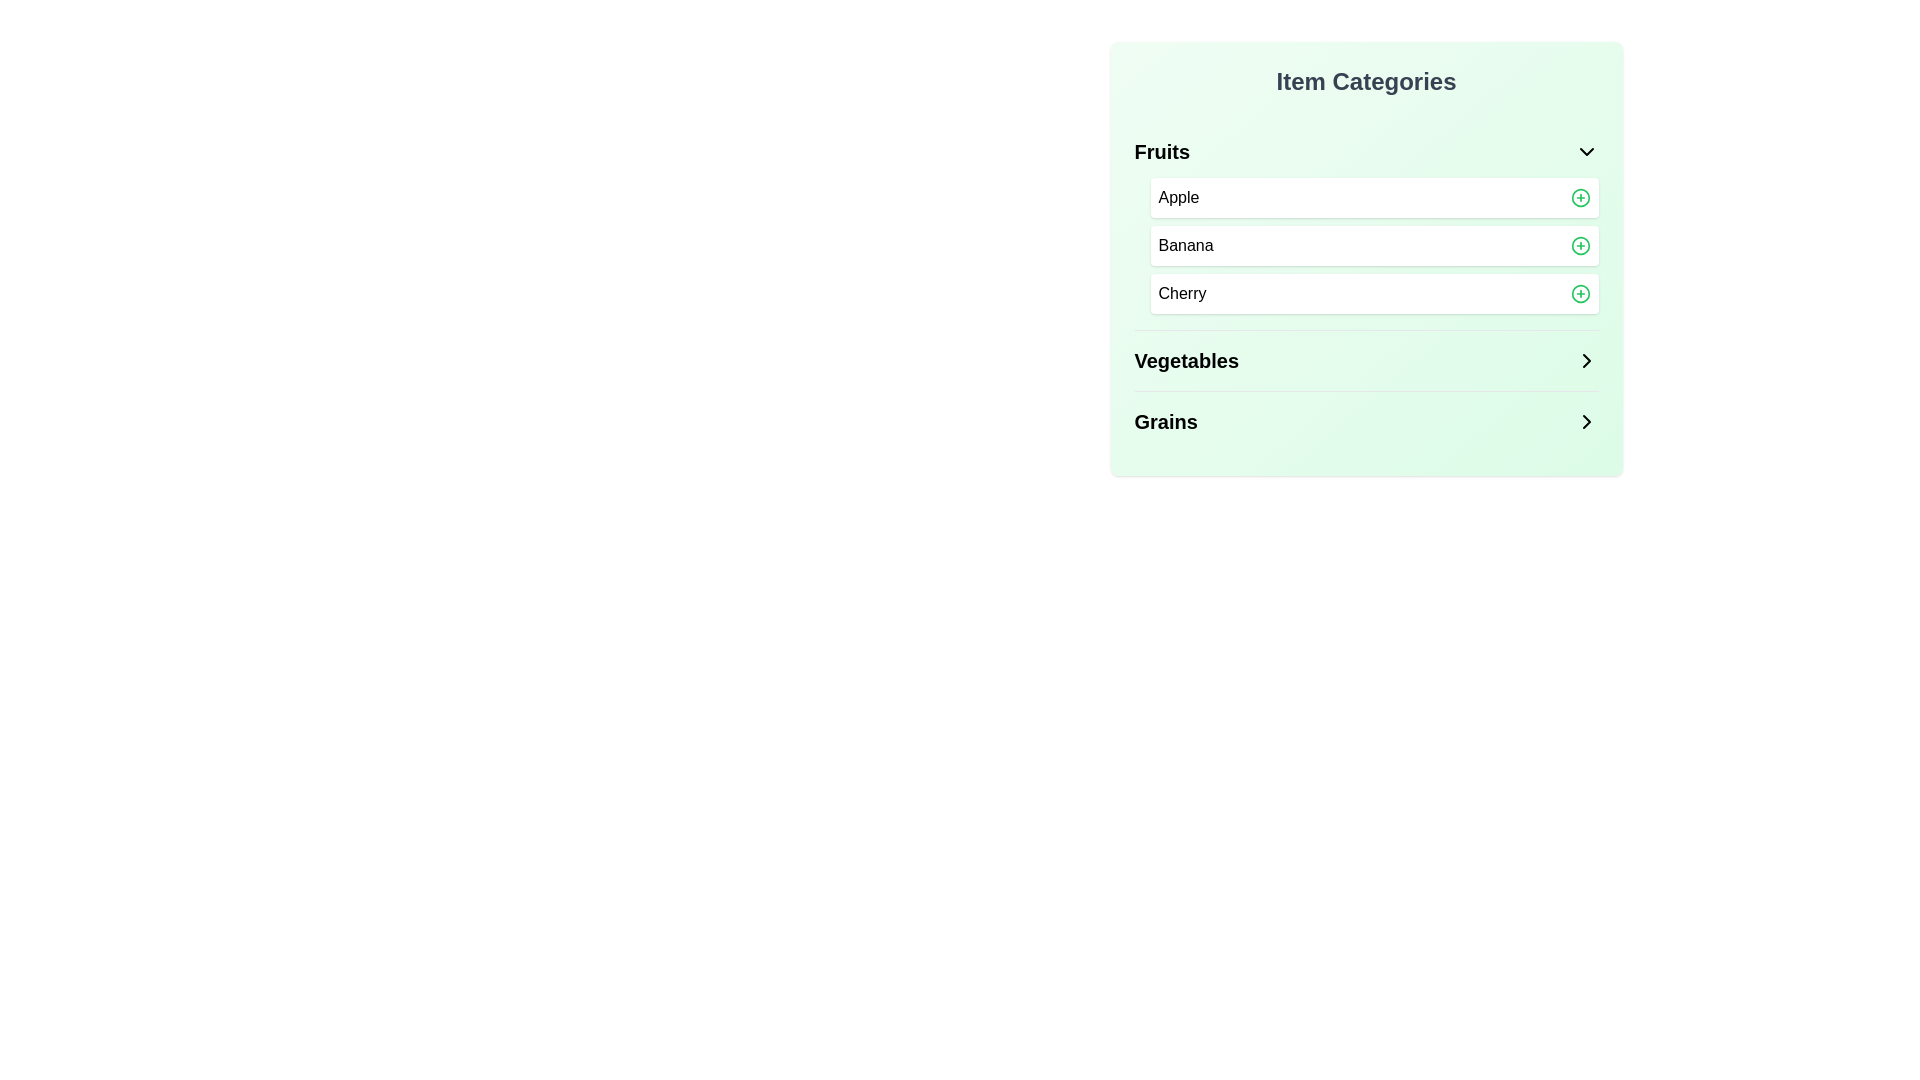 This screenshot has width=1920, height=1080. What do you see at coordinates (1579, 197) in the screenshot?
I see `the 'add' icon next to the item Apple` at bounding box center [1579, 197].